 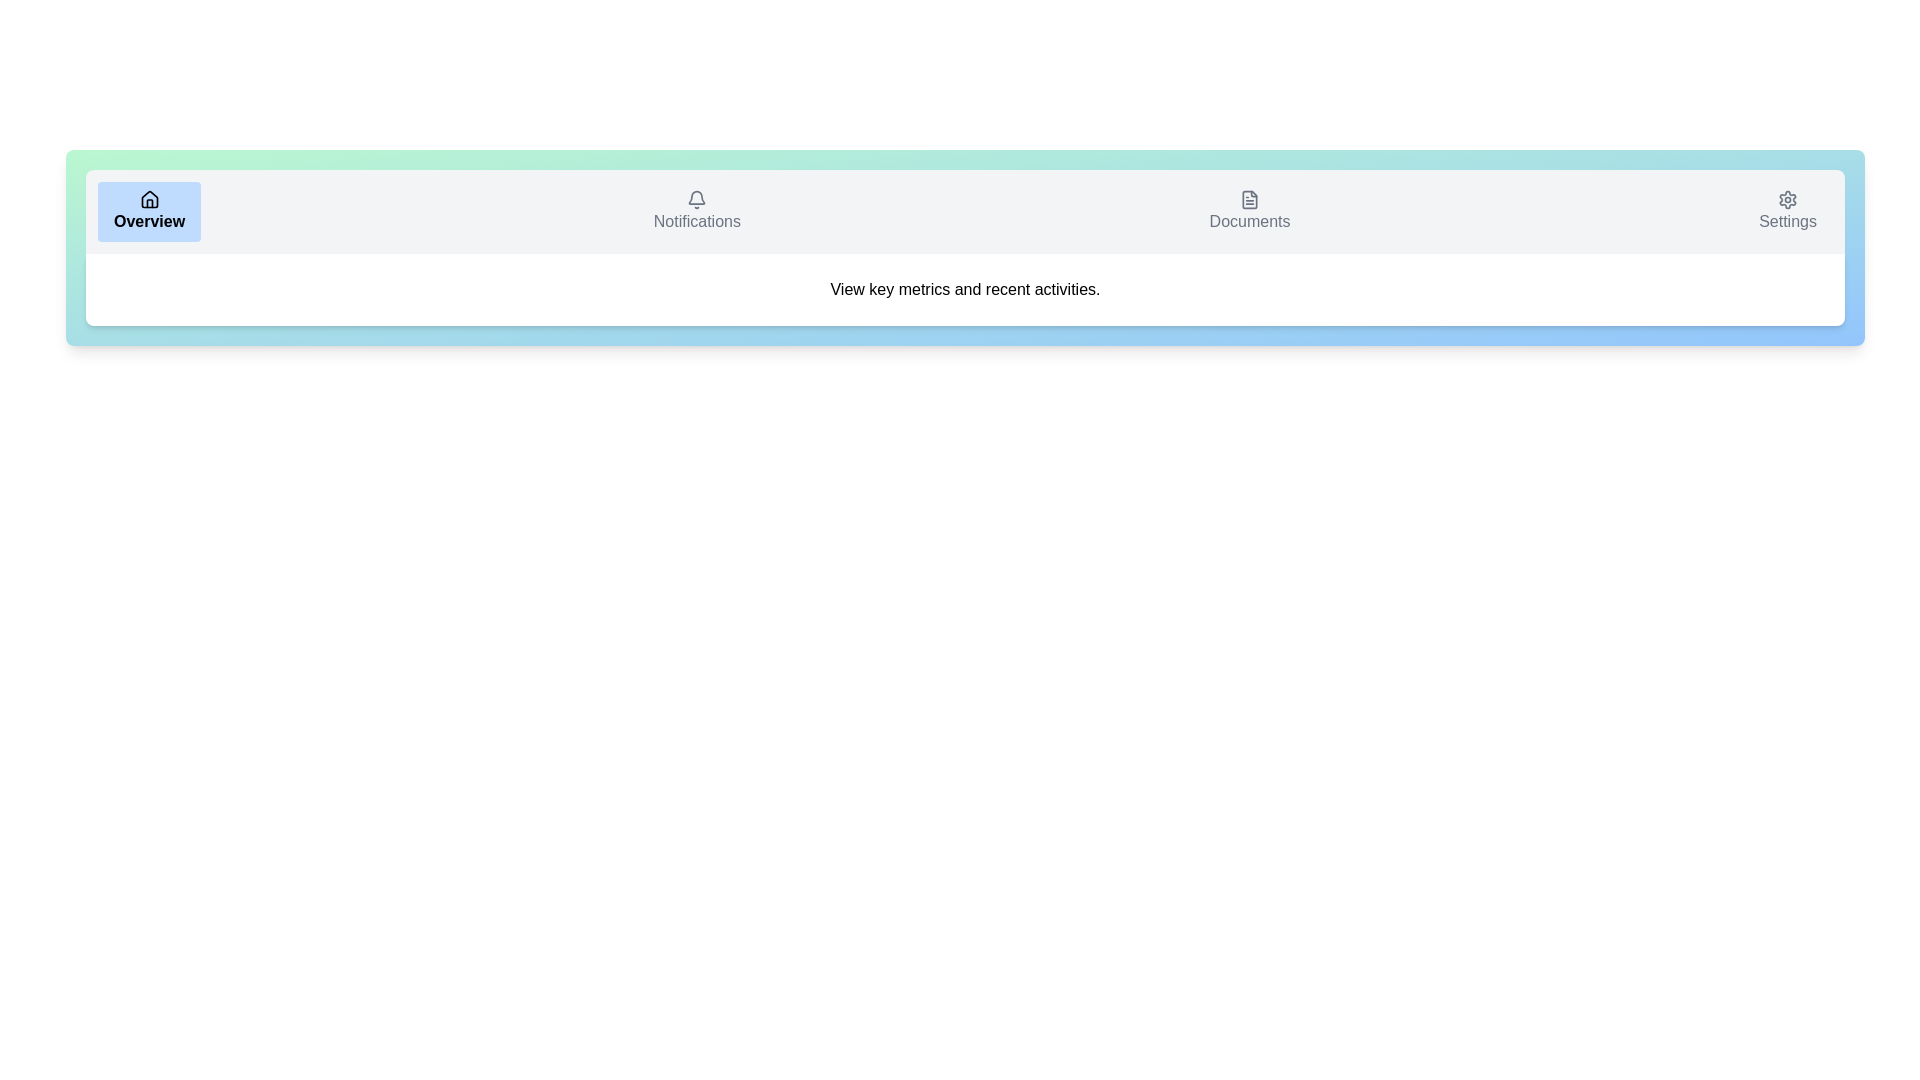 What do you see at coordinates (1249, 212) in the screenshot?
I see `the Documents tab to display its content` at bounding box center [1249, 212].